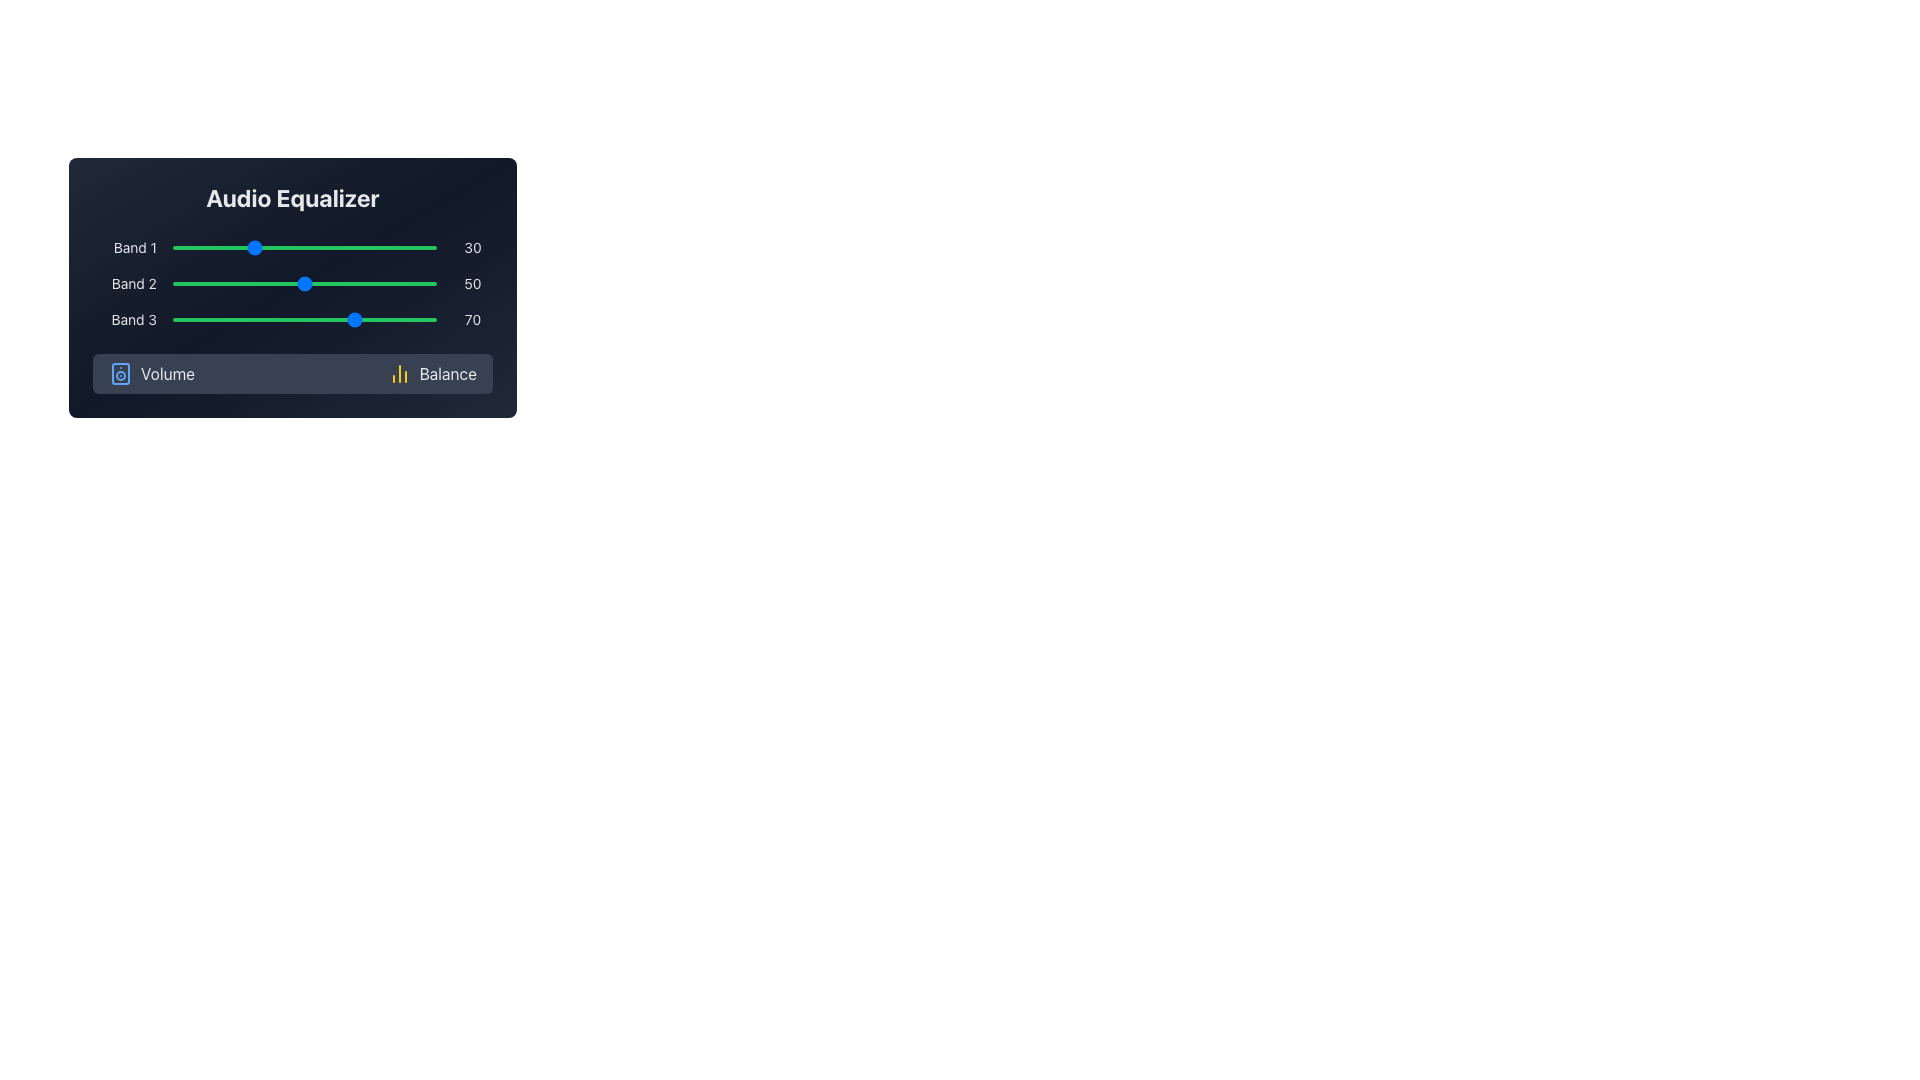 The image size is (1920, 1080). Describe the element at coordinates (119, 374) in the screenshot. I see `the 'Volume' icon located at the leftmost position in the bottom row of the interface to interact with the corresponding audio controls` at that location.